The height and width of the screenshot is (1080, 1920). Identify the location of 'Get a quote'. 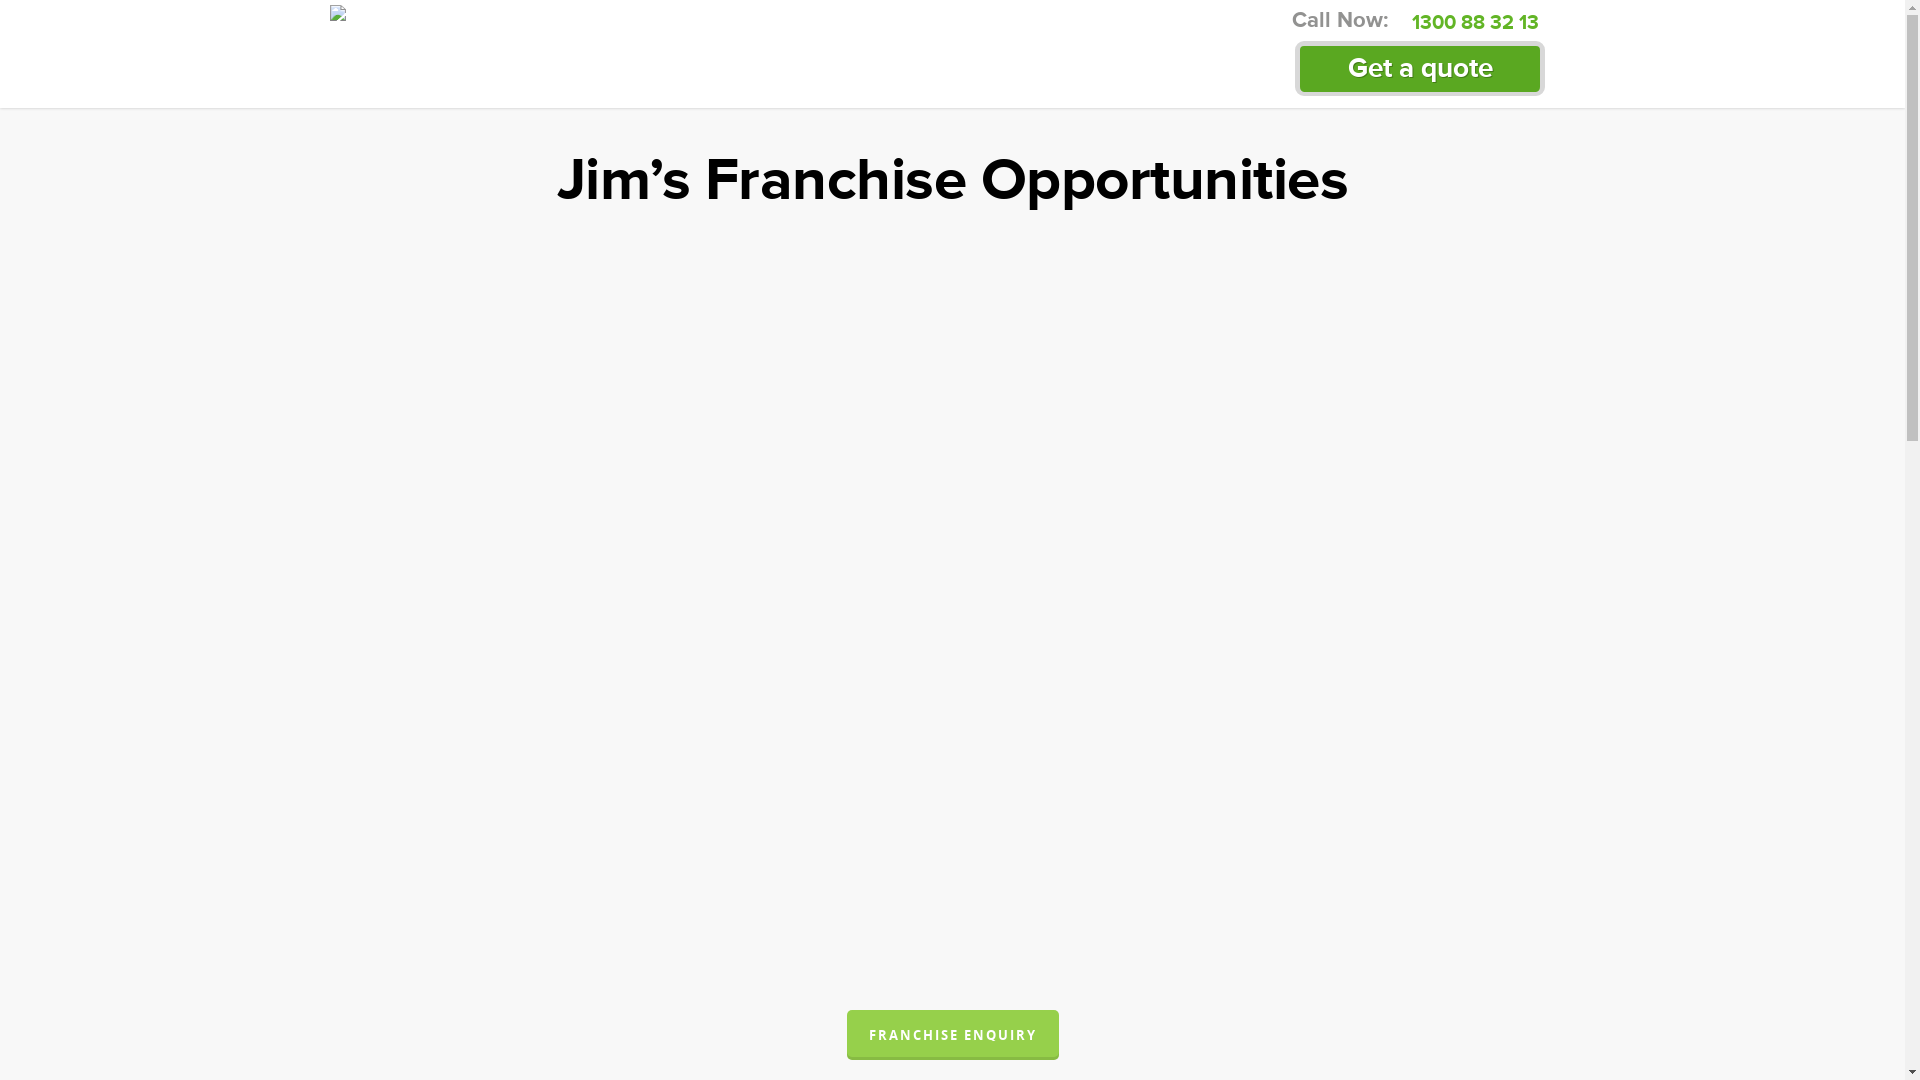
(1419, 68).